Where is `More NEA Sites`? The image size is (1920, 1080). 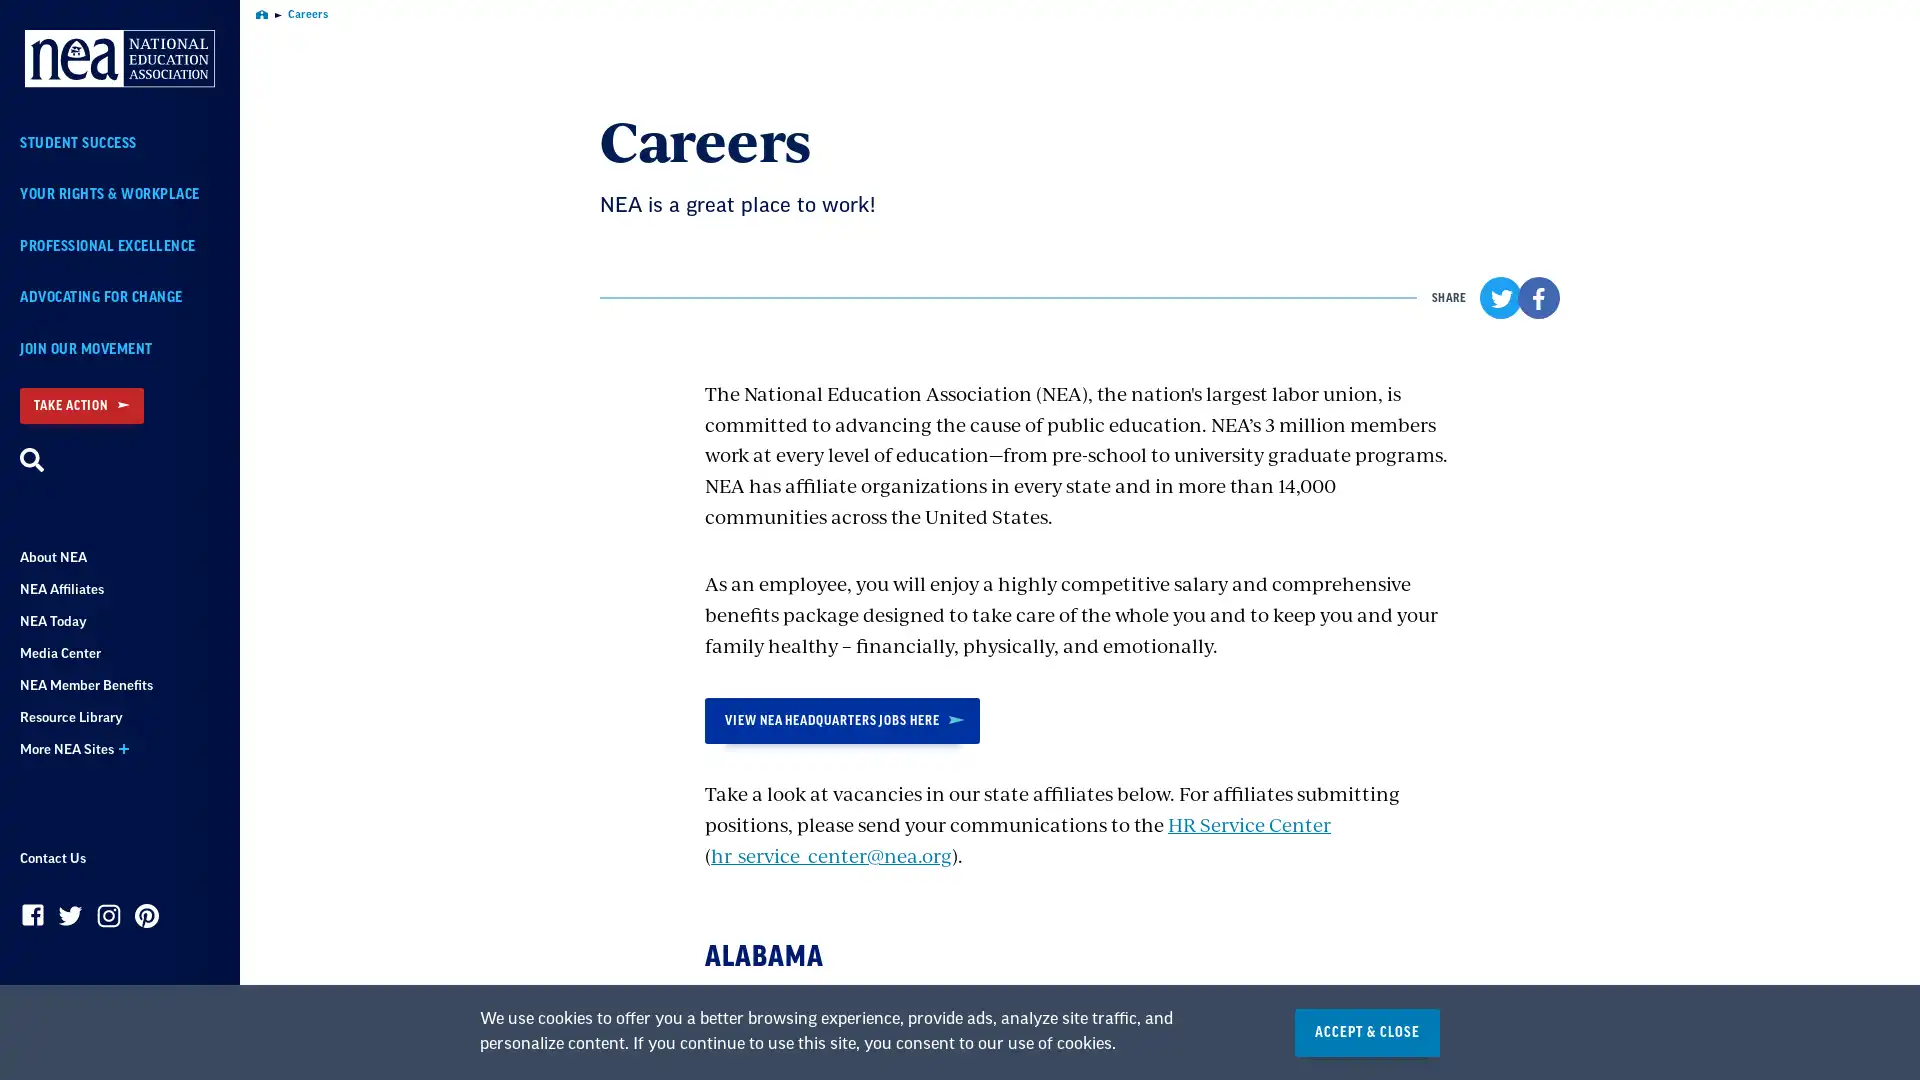
More NEA Sites is located at coordinates (119, 749).